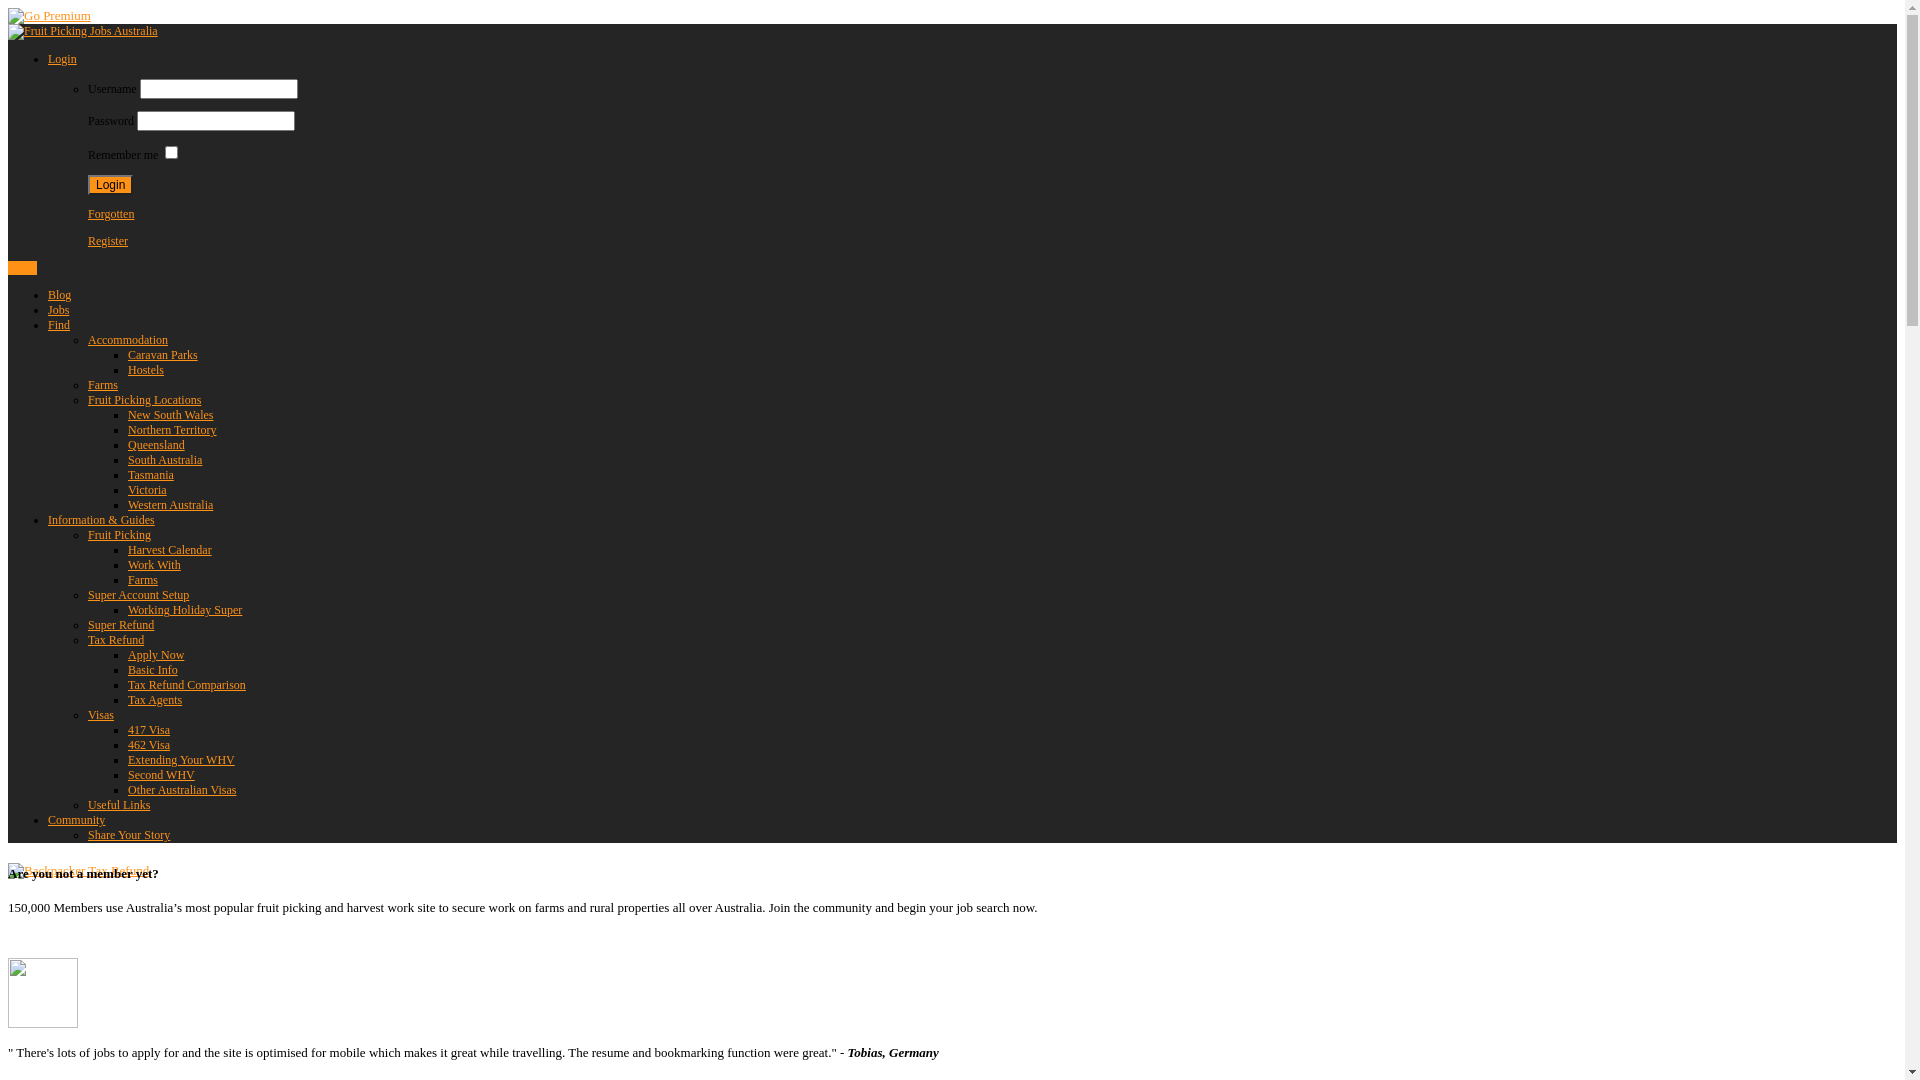  I want to click on 'Information & Guides', so click(100, 519).